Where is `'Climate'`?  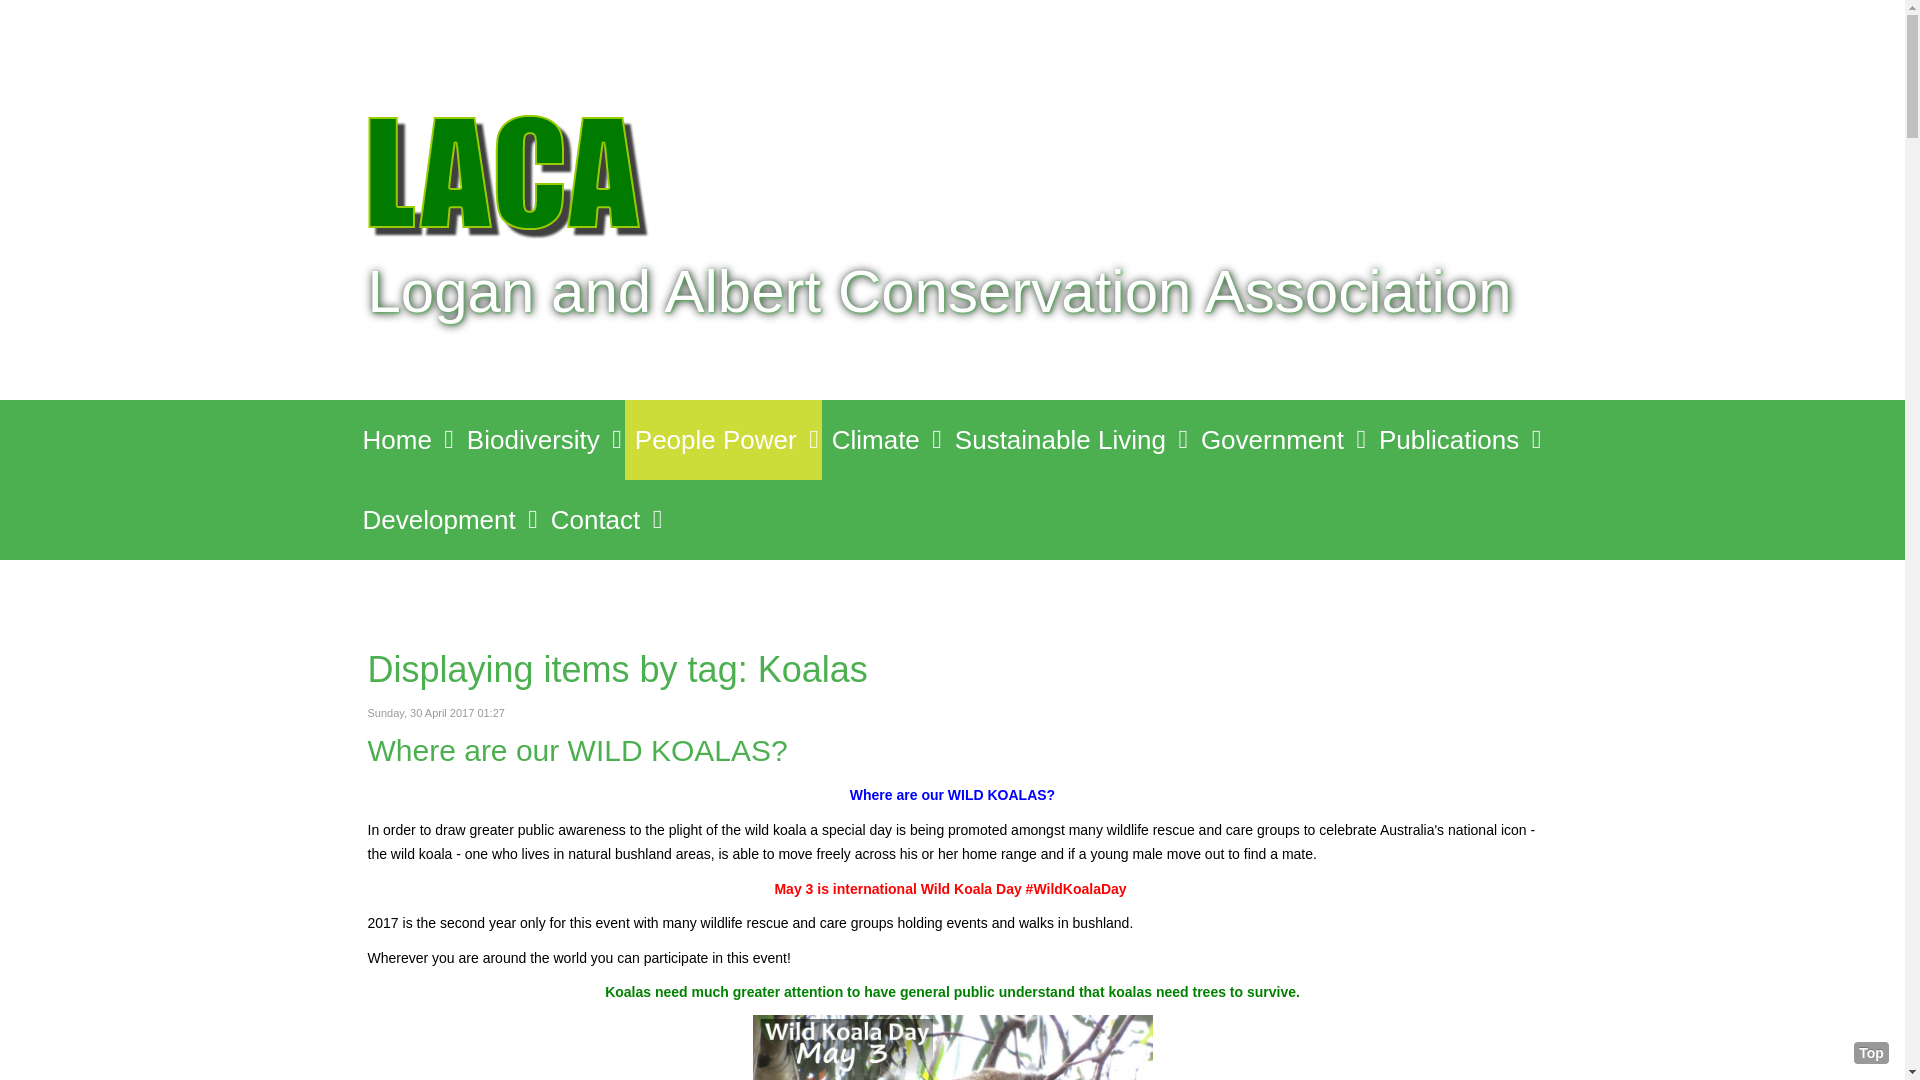 'Climate' is located at coordinates (882, 438).